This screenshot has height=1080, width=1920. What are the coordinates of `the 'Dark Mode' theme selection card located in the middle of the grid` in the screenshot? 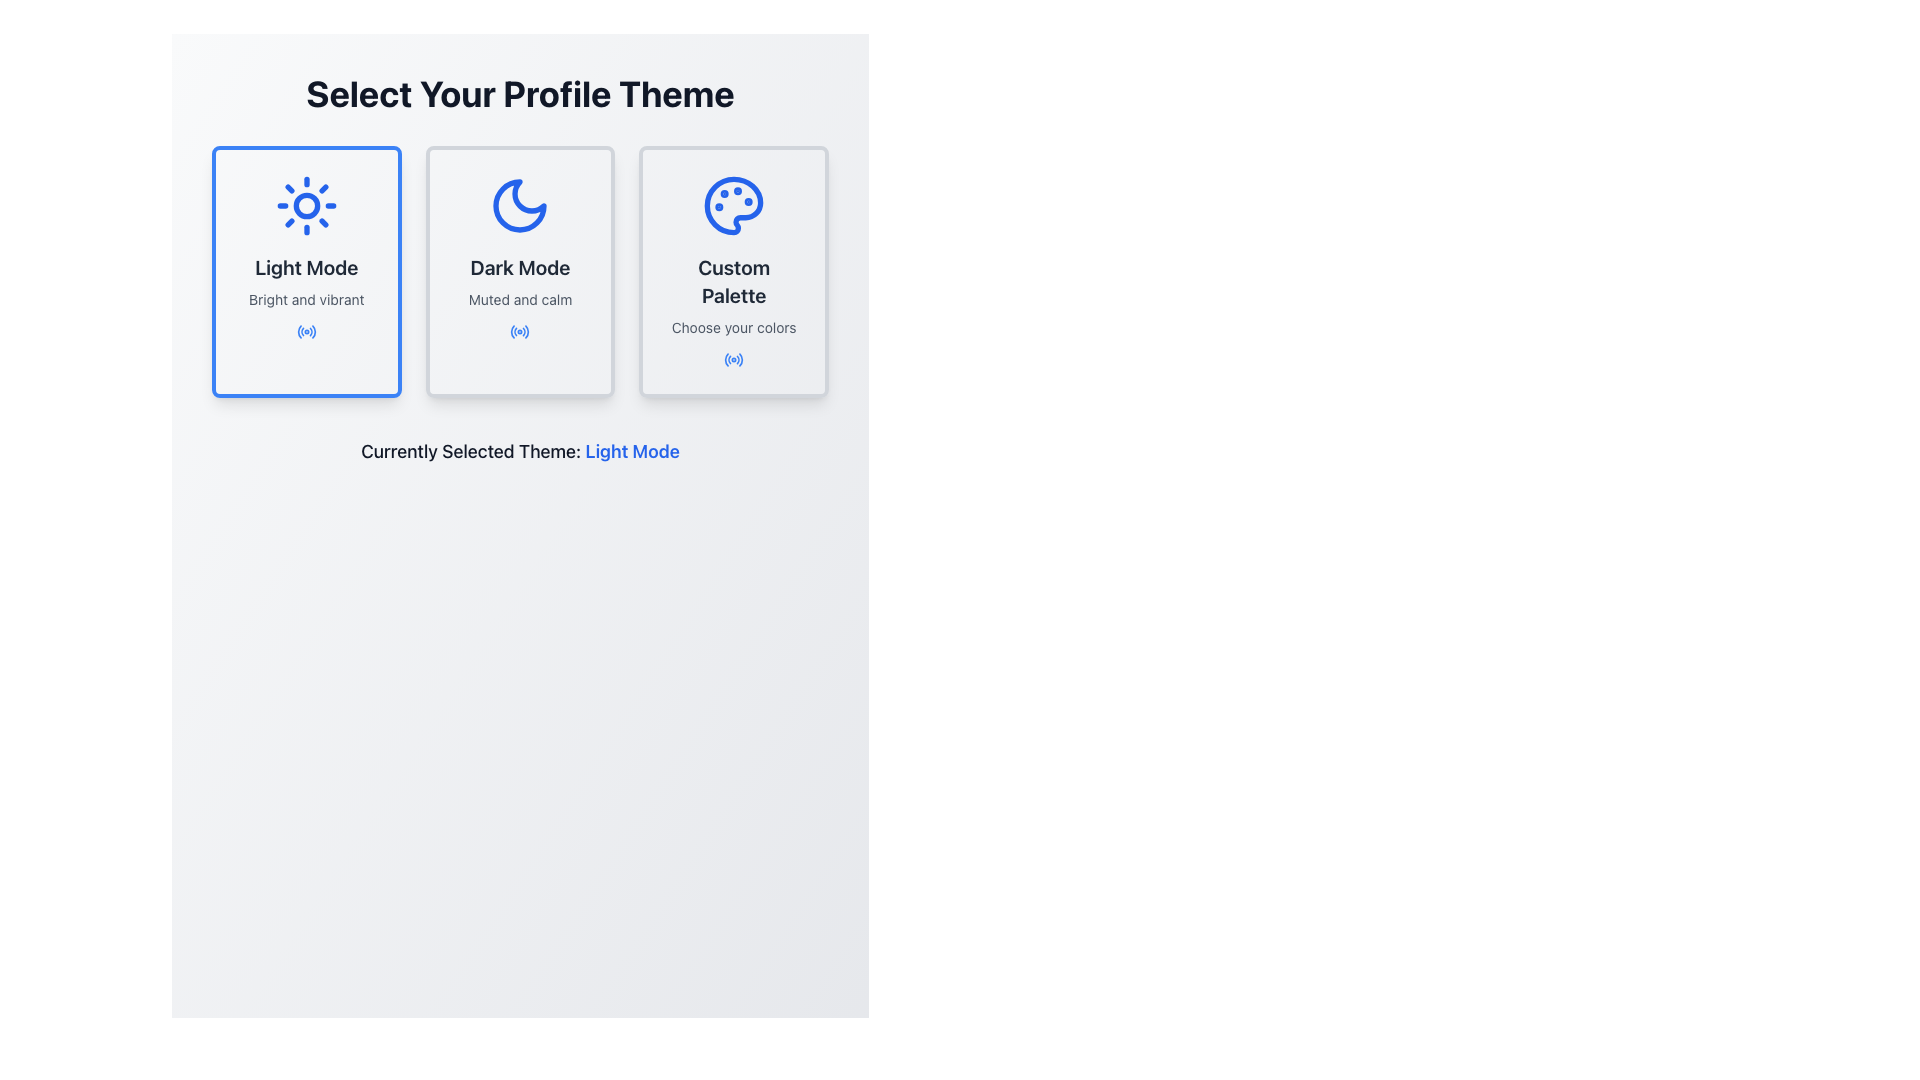 It's located at (520, 272).